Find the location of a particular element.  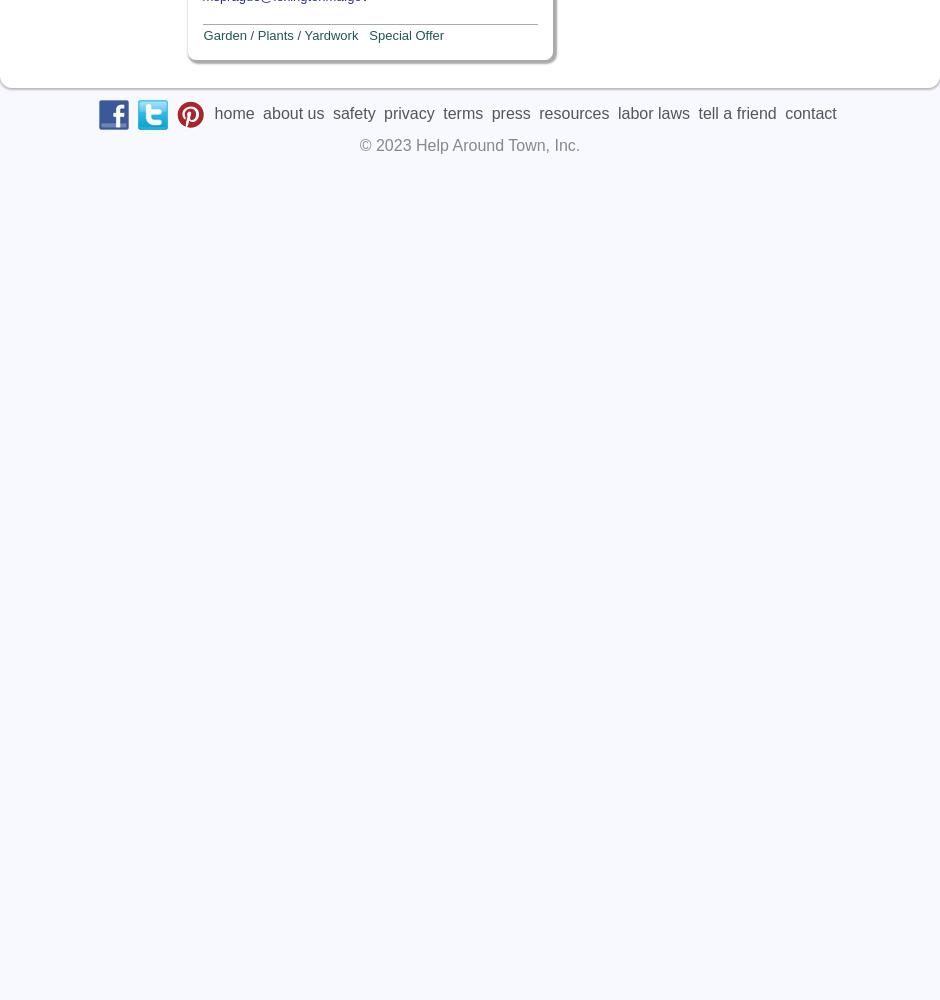

'press' is located at coordinates (509, 111).